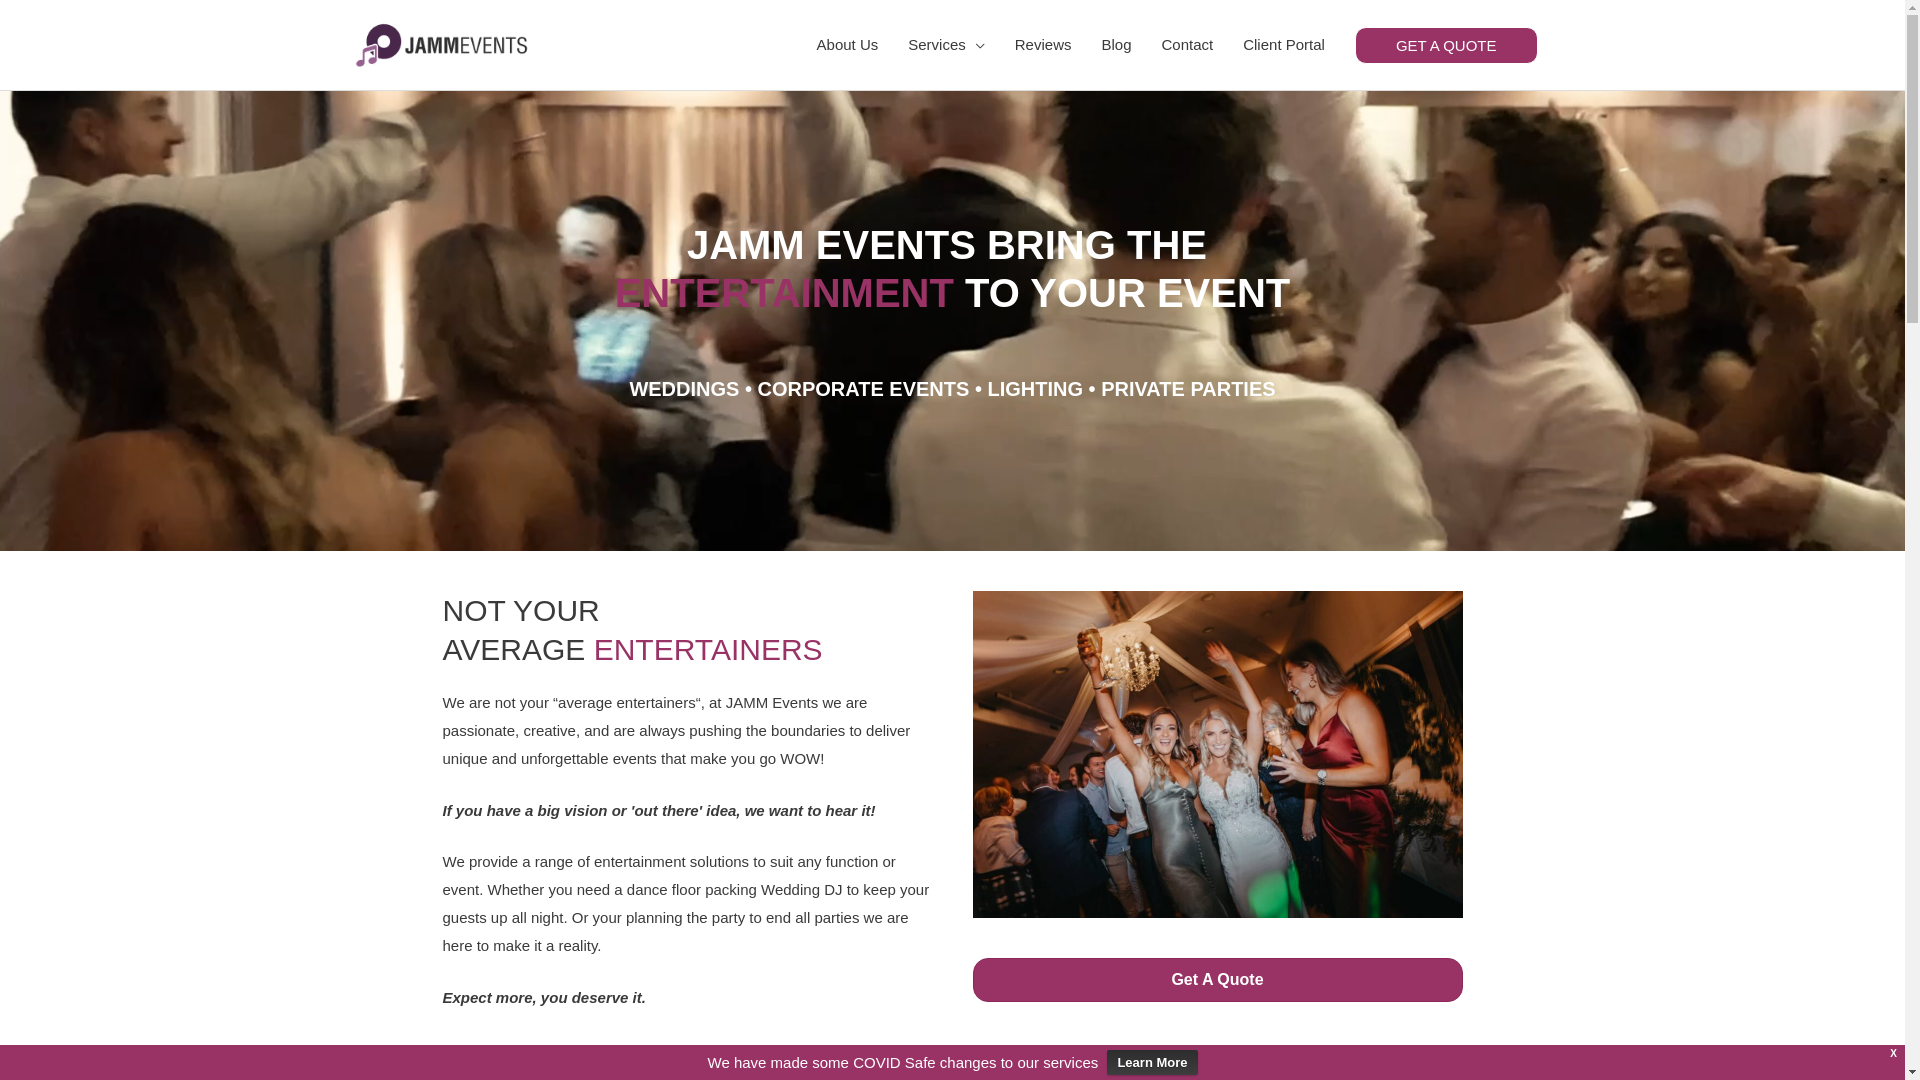  What do you see at coordinates (1115, 45) in the screenshot?
I see `'Blog'` at bounding box center [1115, 45].